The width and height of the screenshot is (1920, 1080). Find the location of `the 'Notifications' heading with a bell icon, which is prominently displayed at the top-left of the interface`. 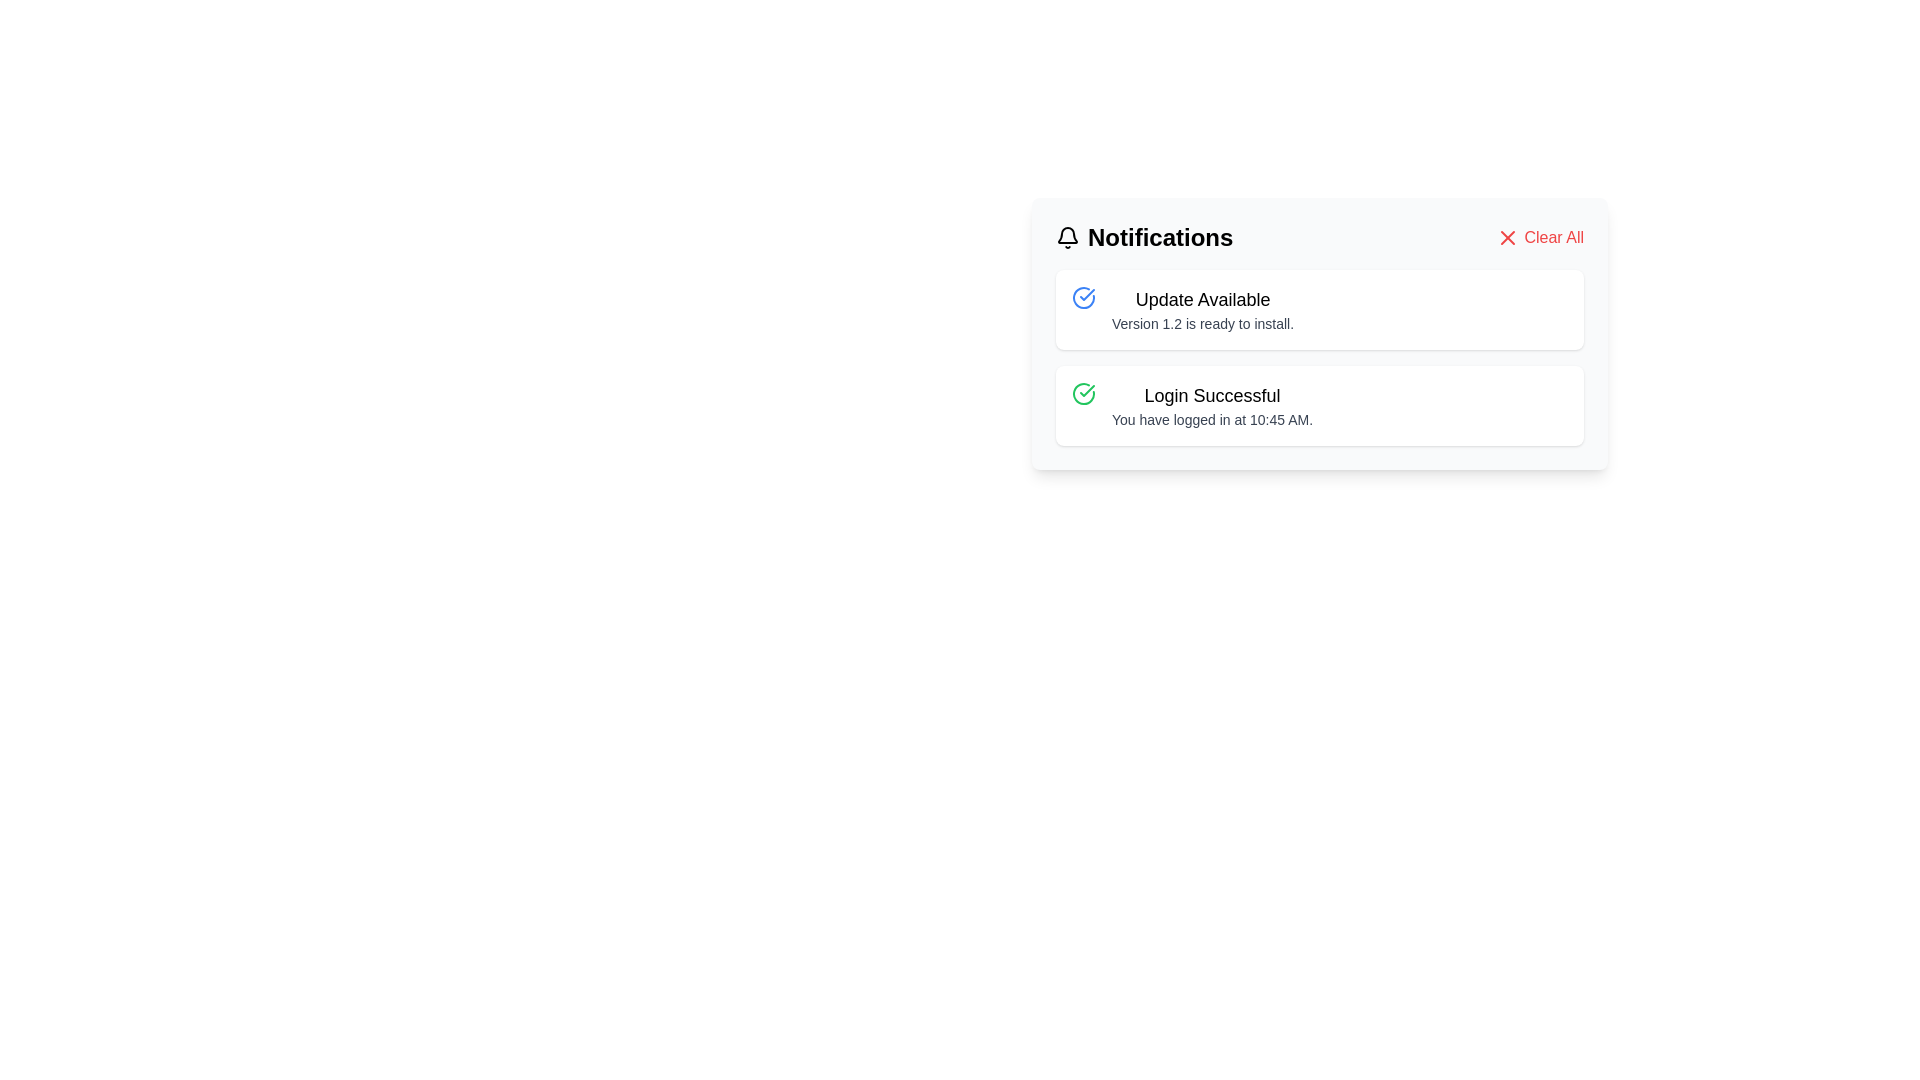

the 'Notifications' heading with a bell icon, which is prominently displayed at the top-left of the interface is located at coordinates (1144, 237).